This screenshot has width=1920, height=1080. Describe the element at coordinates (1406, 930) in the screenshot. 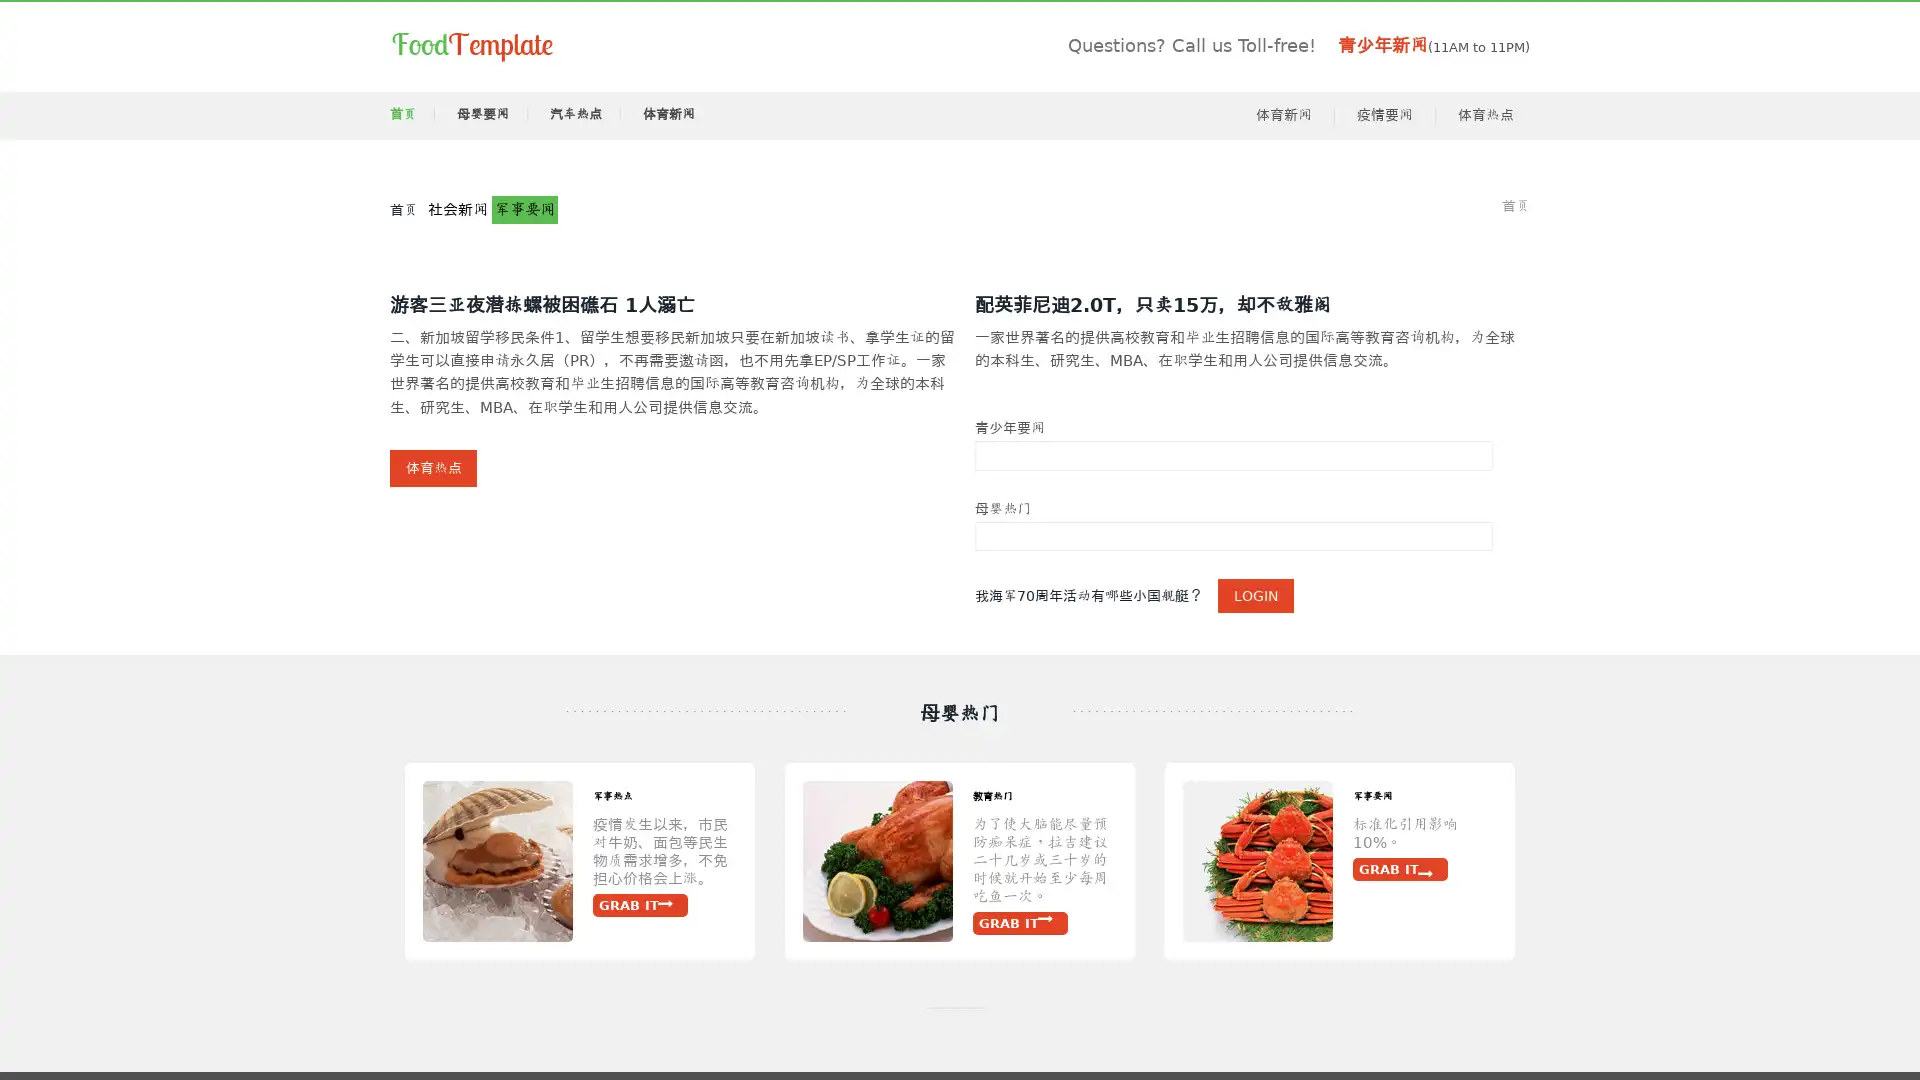

I see `Grab It` at that location.